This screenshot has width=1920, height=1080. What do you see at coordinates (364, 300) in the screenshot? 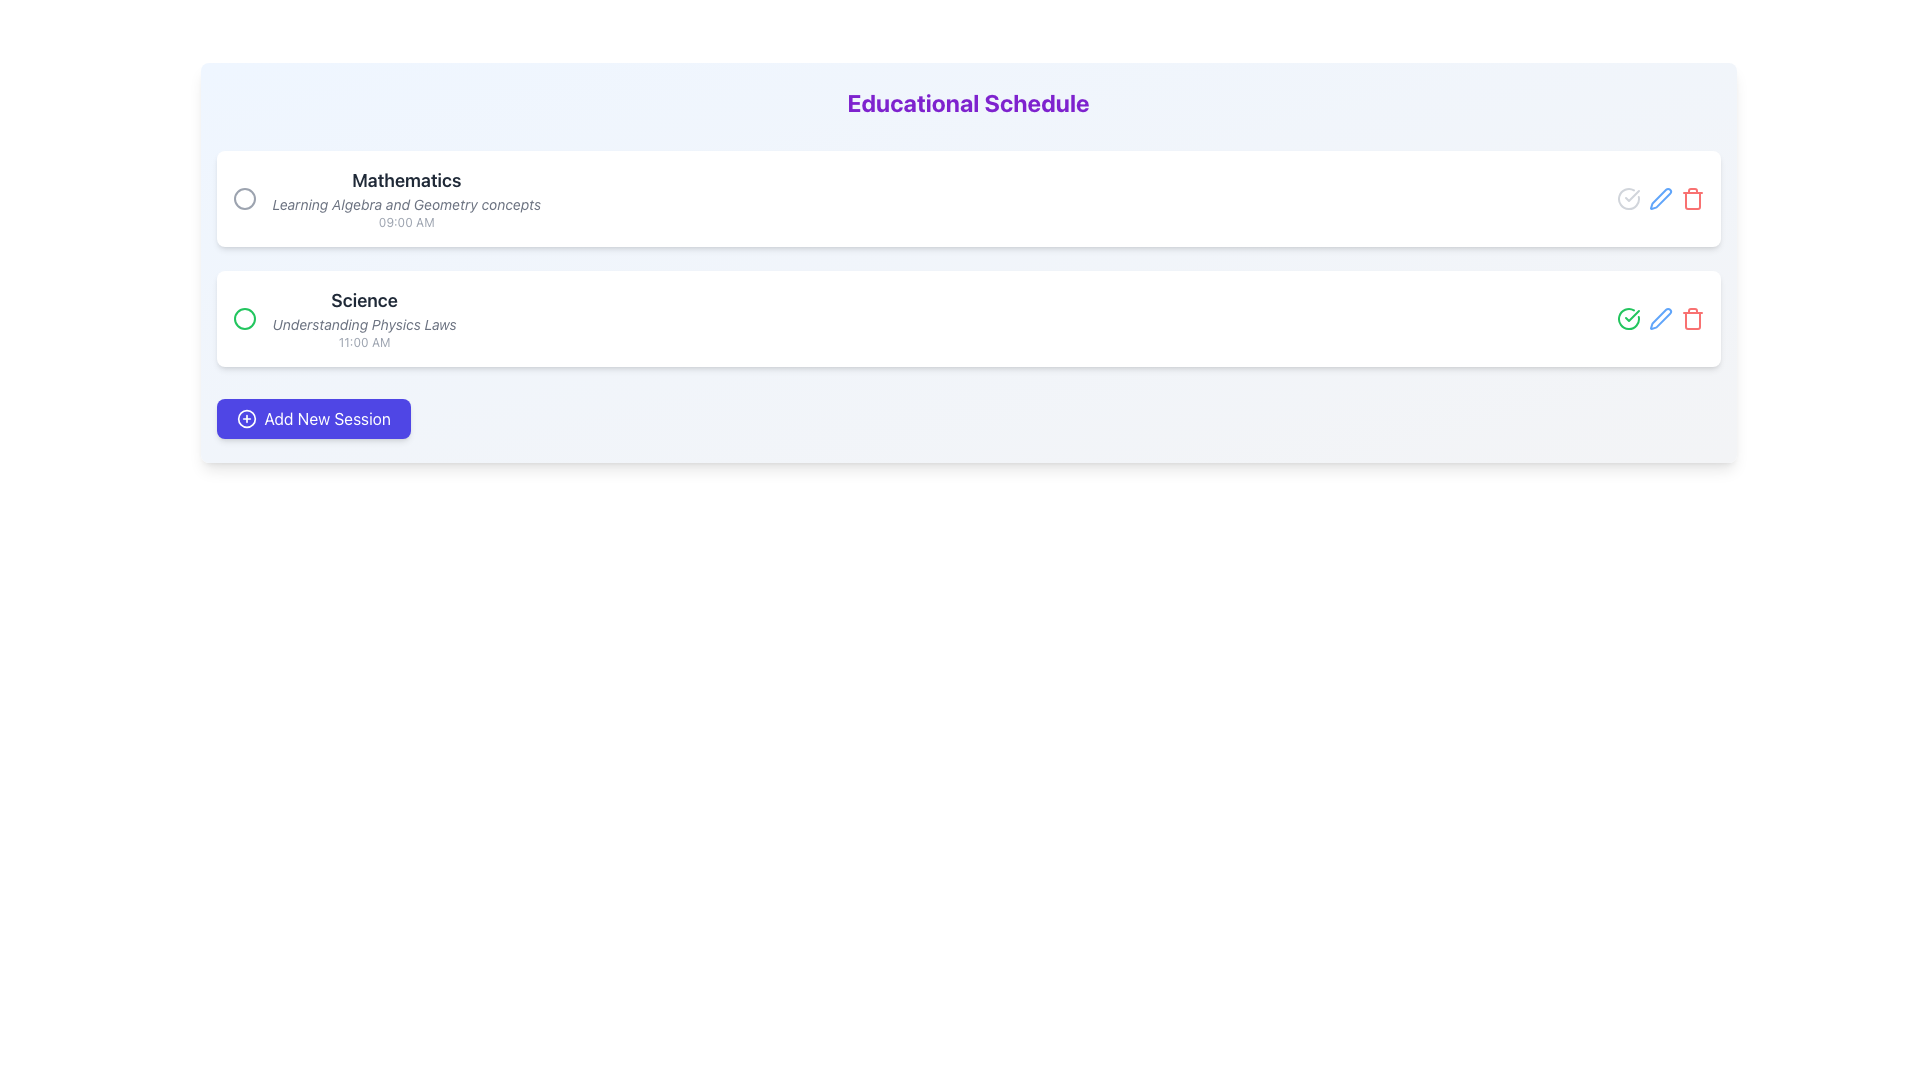
I see `the text label that serves as the header for the session entry titled 'Science', located above the subtitle 'Understanding Physics Laws' and the timestamp '11:00 AM'` at bounding box center [364, 300].